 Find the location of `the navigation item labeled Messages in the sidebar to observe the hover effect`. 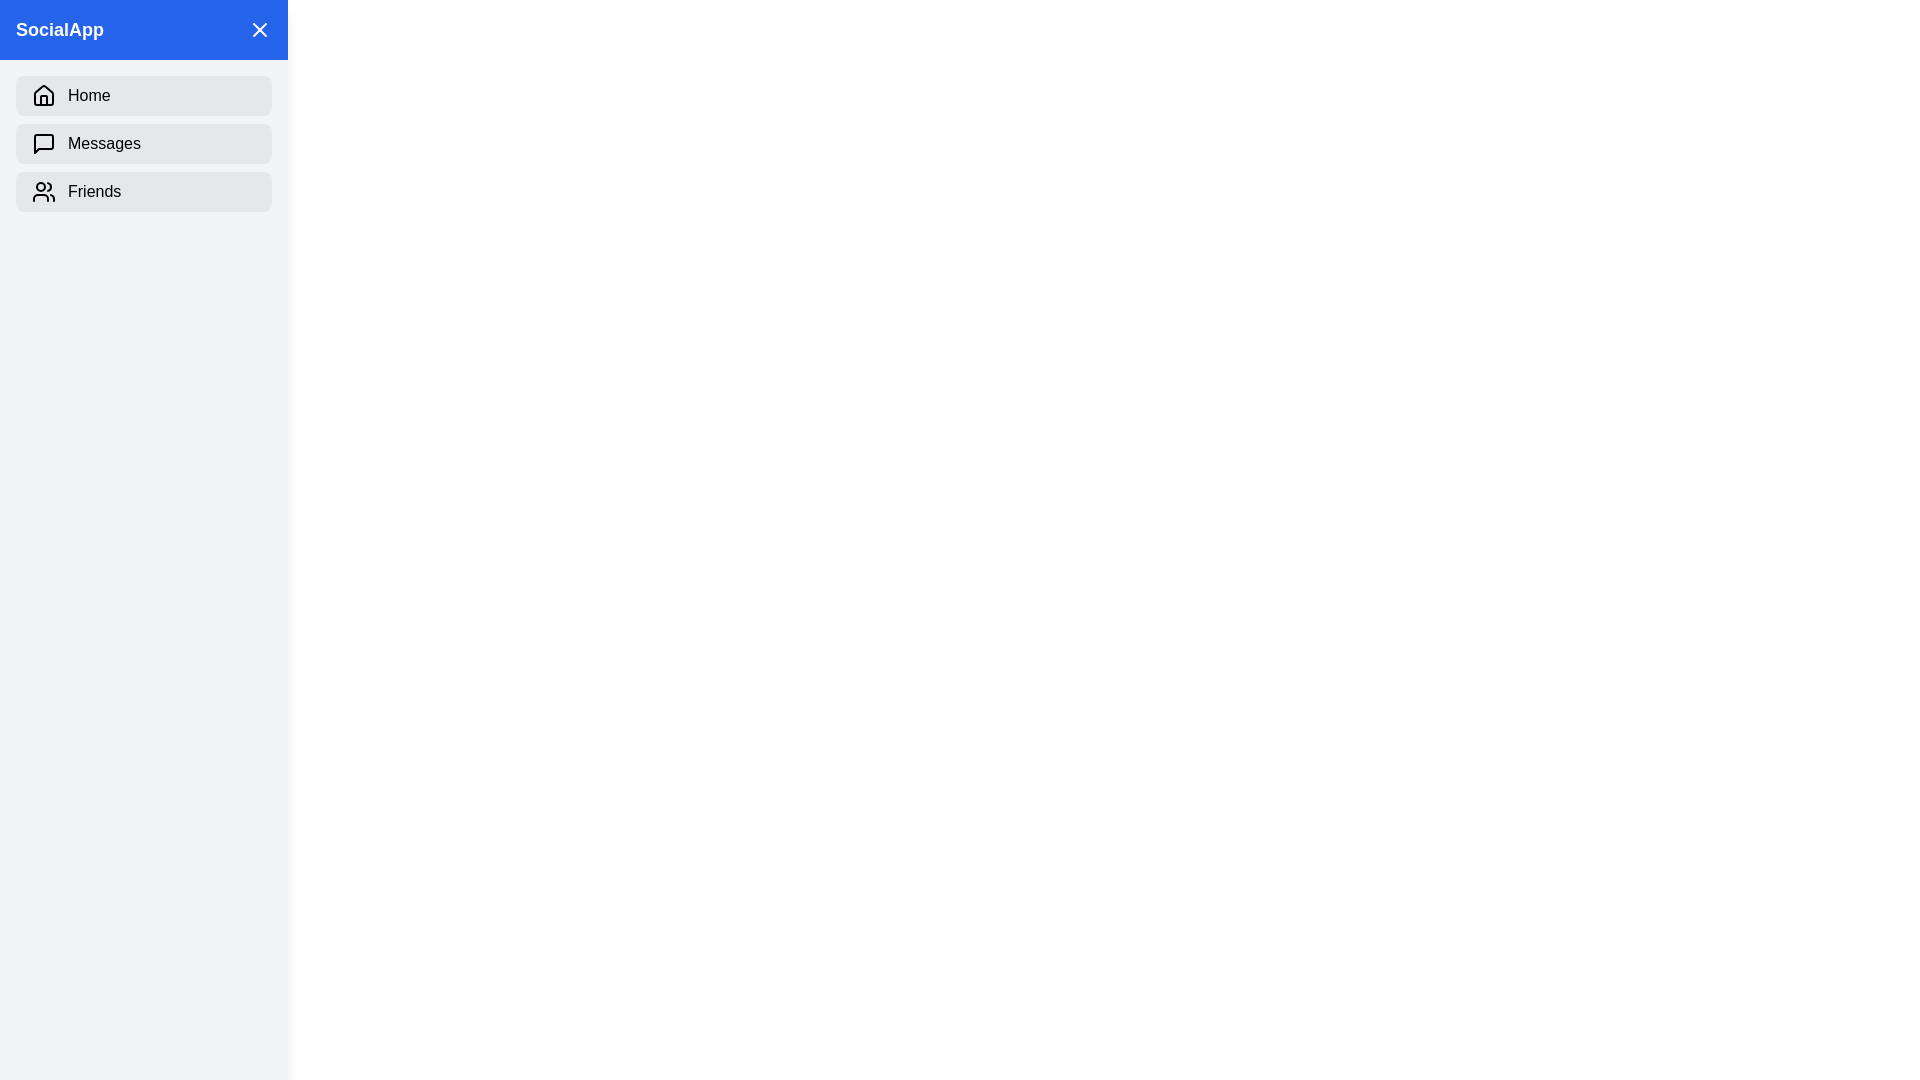

the navigation item labeled Messages in the sidebar to observe the hover effect is located at coordinates (143, 142).